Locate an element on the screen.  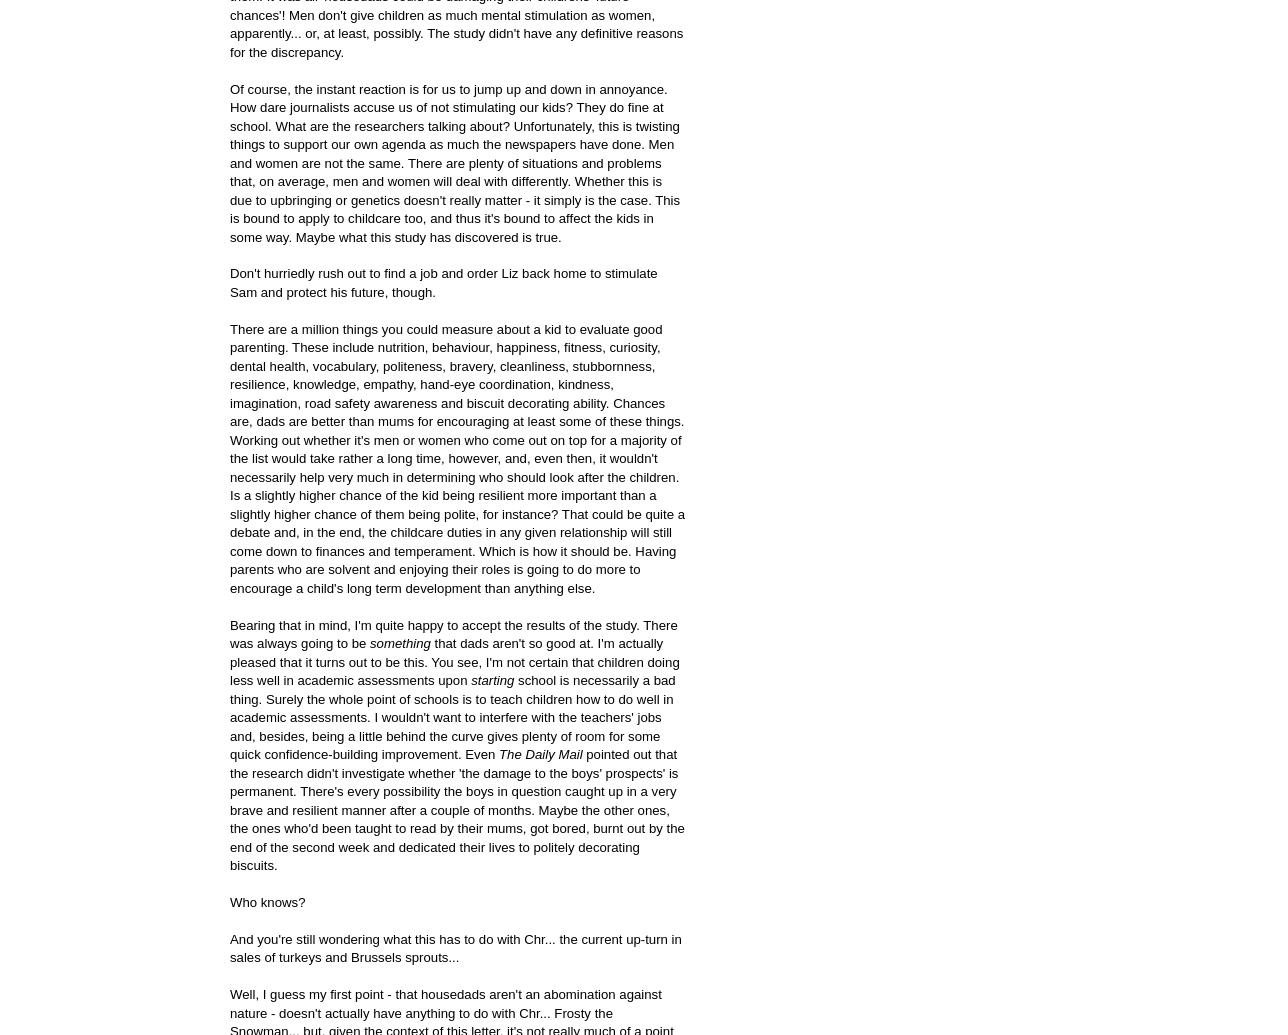
'There are a million things you could measure about a kid to evaluate good parenting. These include nutrition, behaviour, happiness, fitness, curiosity, dental health, vocabulary, politeness, bravery, cleanliness, stubbornness, resilience, knowledge, empathy, hand-eye coordination, kindness, imagination, road safety awareness and biscuit decorating ability. Chances are, dads are better than mums for encouraging at least some of these things. Working out whether it's men or women who come out on top for a majority of the list would take rather a long time, however, and, even then, it wouldn't necessarily help very much in determining who should look after the children. Is a slightly higher chance of the kid being resilient more important than a slightly higher chance of them being polite, for instance? That could be quite a debate and, in the end, the childcare duties in any given relationship will still come down to finances and temperament. Which is how it should be. Having parents who are solvent and enjoying their roles is going to do more to encourage a child's long term development than anything else.' is located at coordinates (457, 457).